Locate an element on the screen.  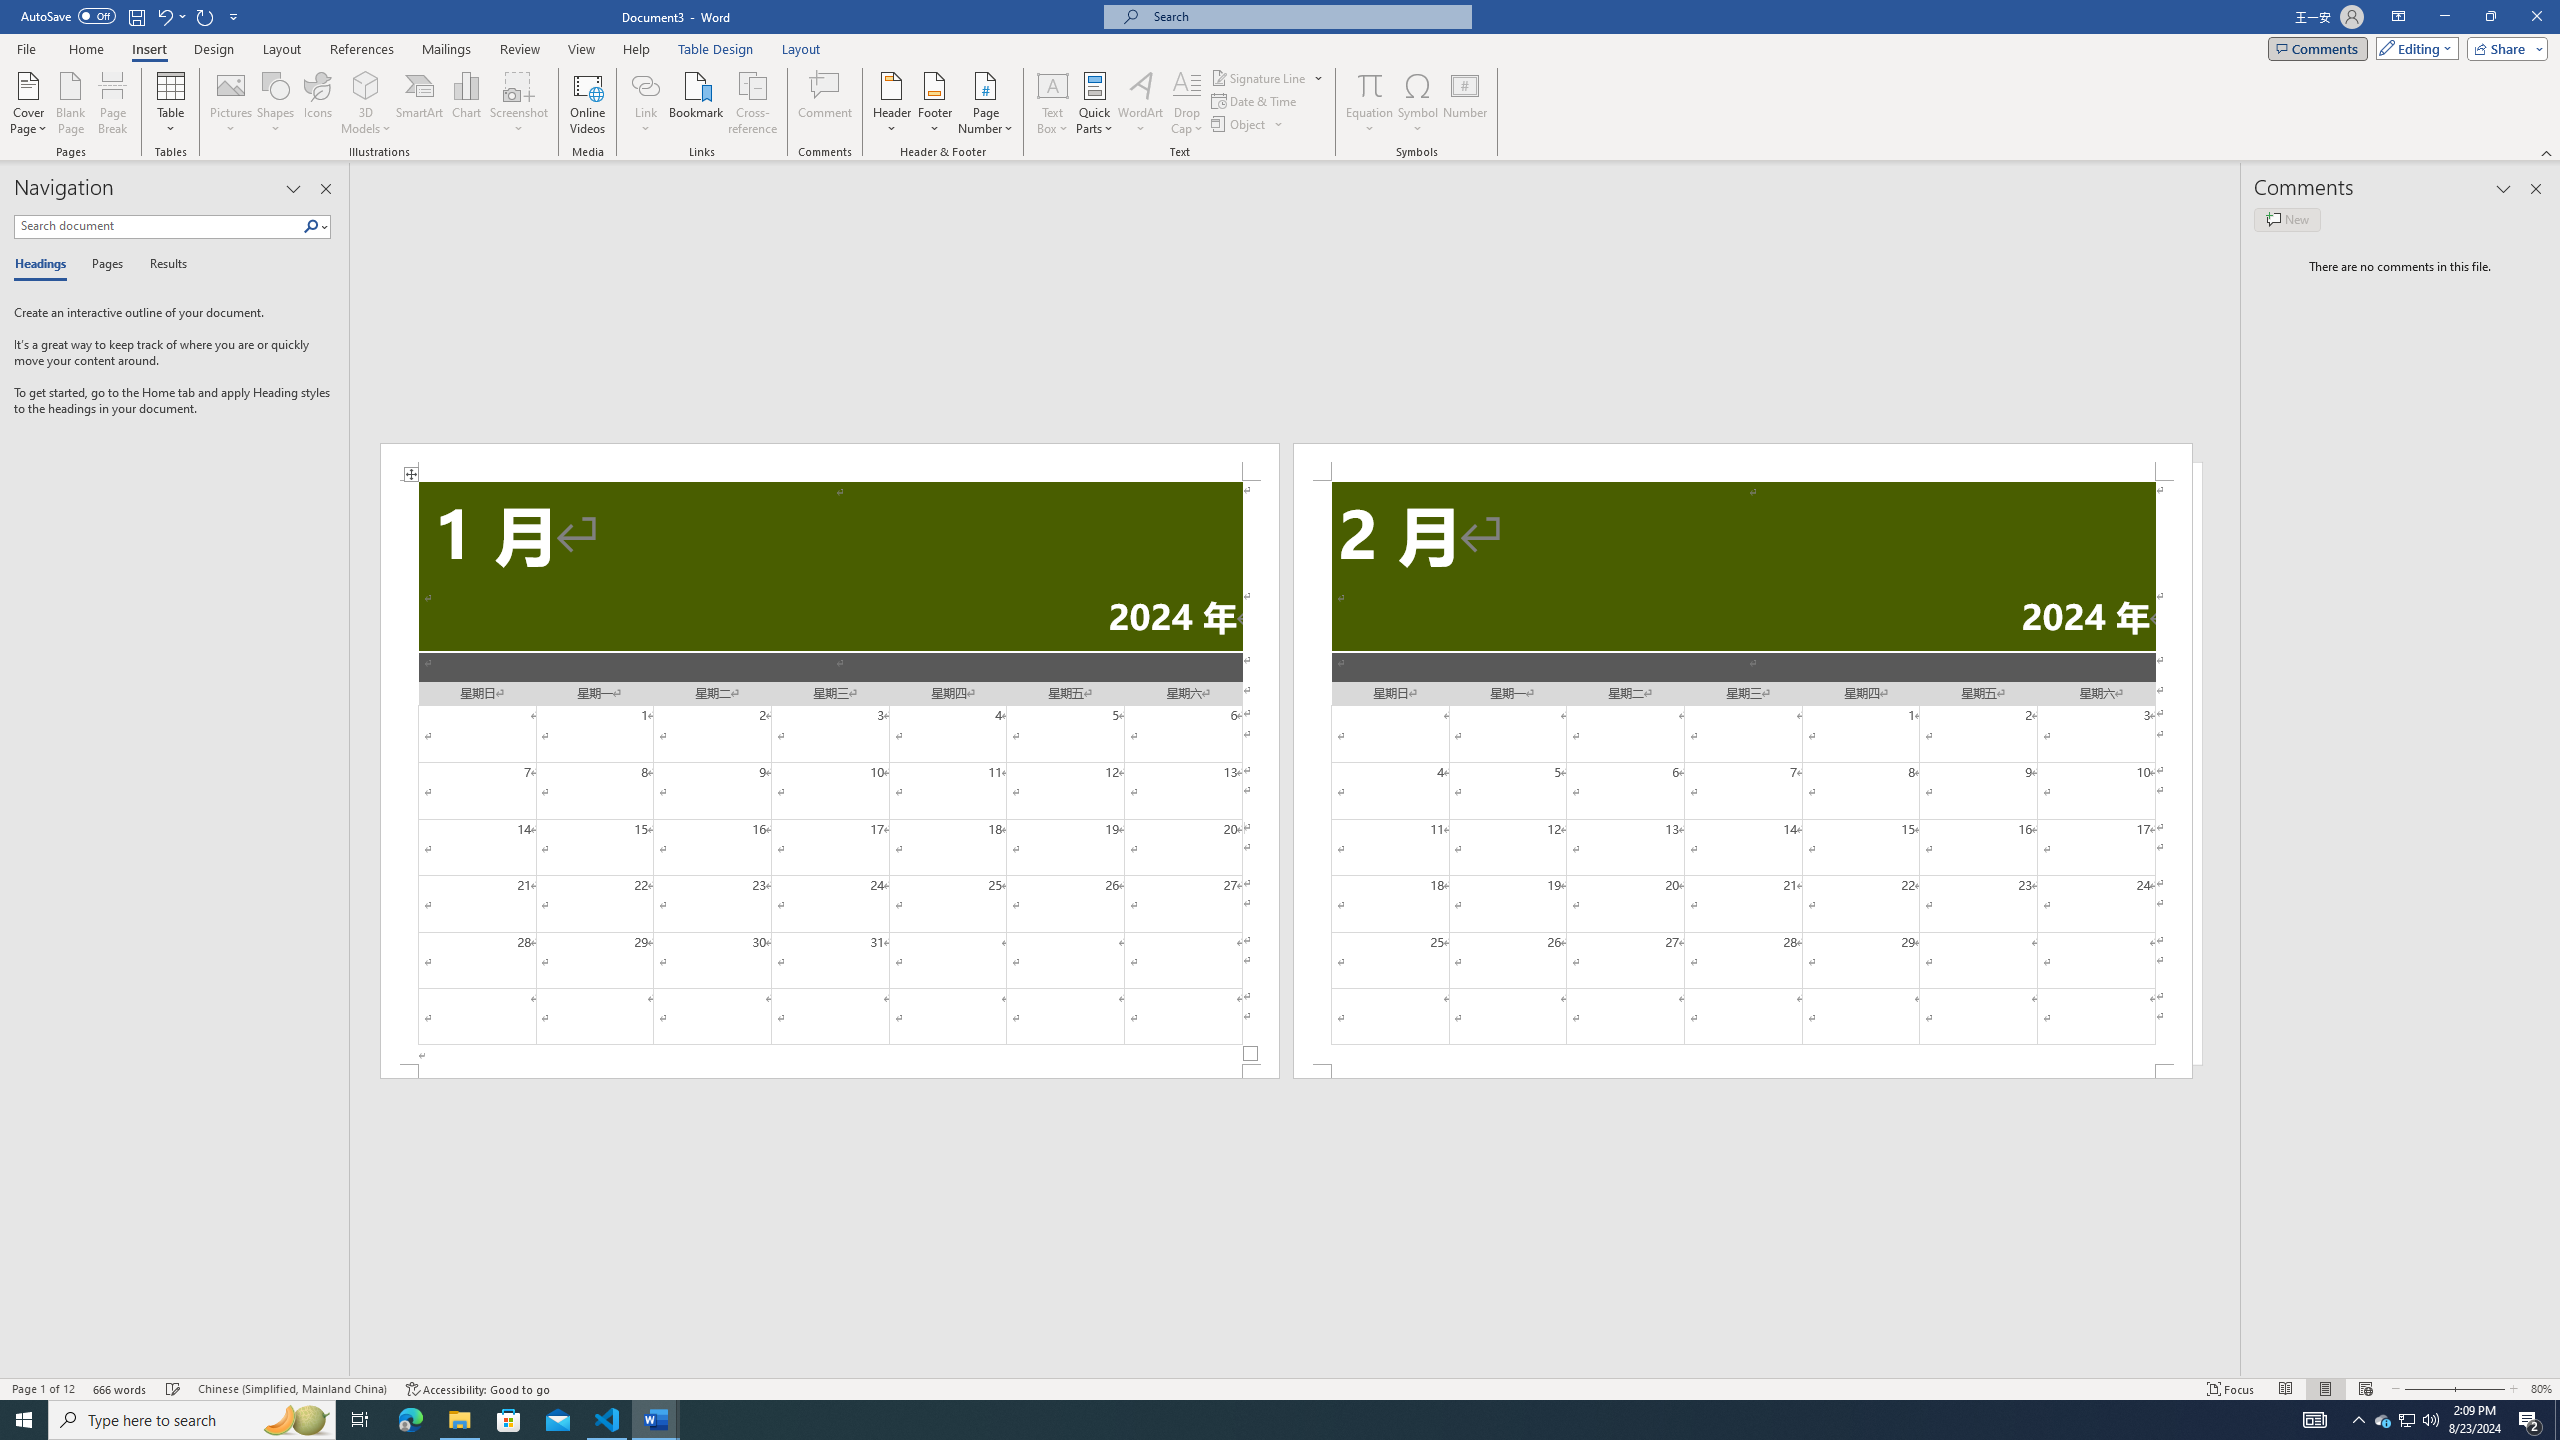
'Microsoft search' is located at coordinates (1304, 16).